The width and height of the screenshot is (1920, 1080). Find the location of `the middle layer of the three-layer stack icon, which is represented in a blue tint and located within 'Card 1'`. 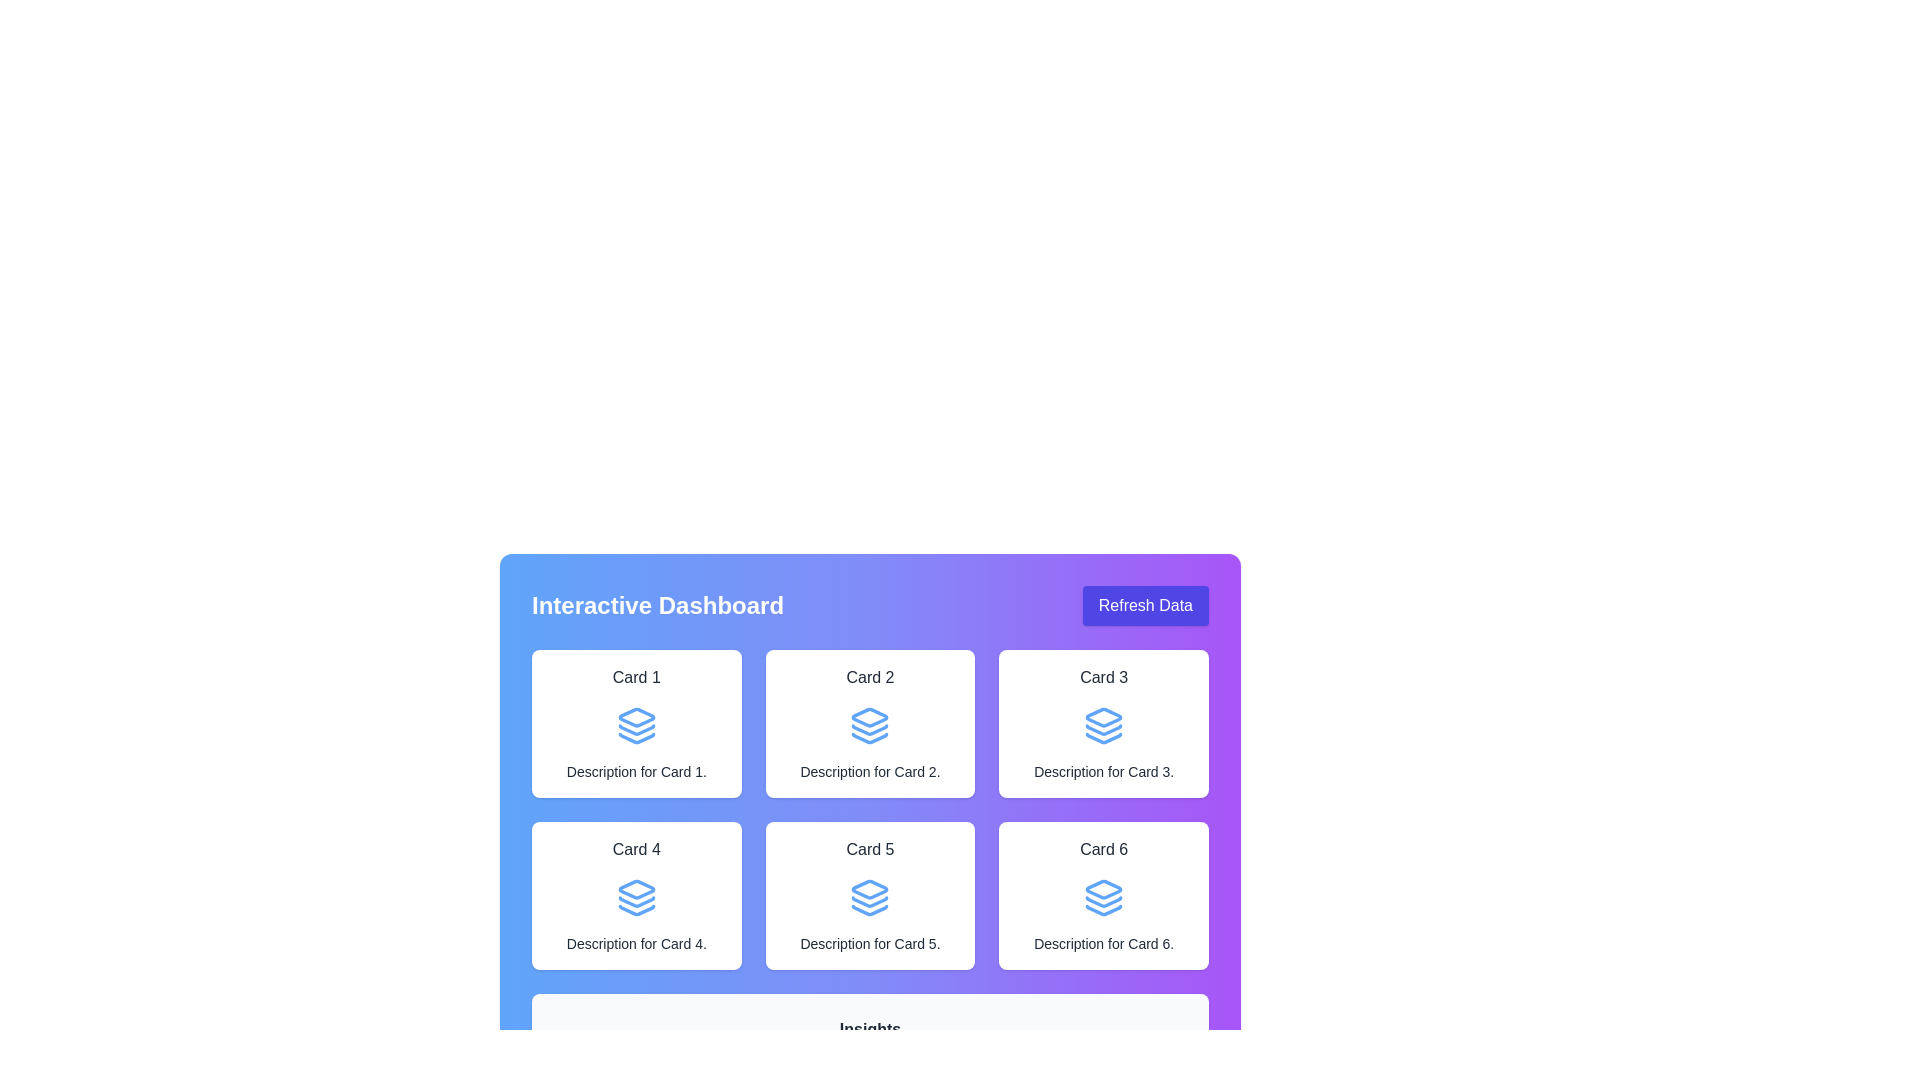

the middle layer of the three-layer stack icon, which is represented in a blue tint and located within 'Card 1' is located at coordinates (635, 730).